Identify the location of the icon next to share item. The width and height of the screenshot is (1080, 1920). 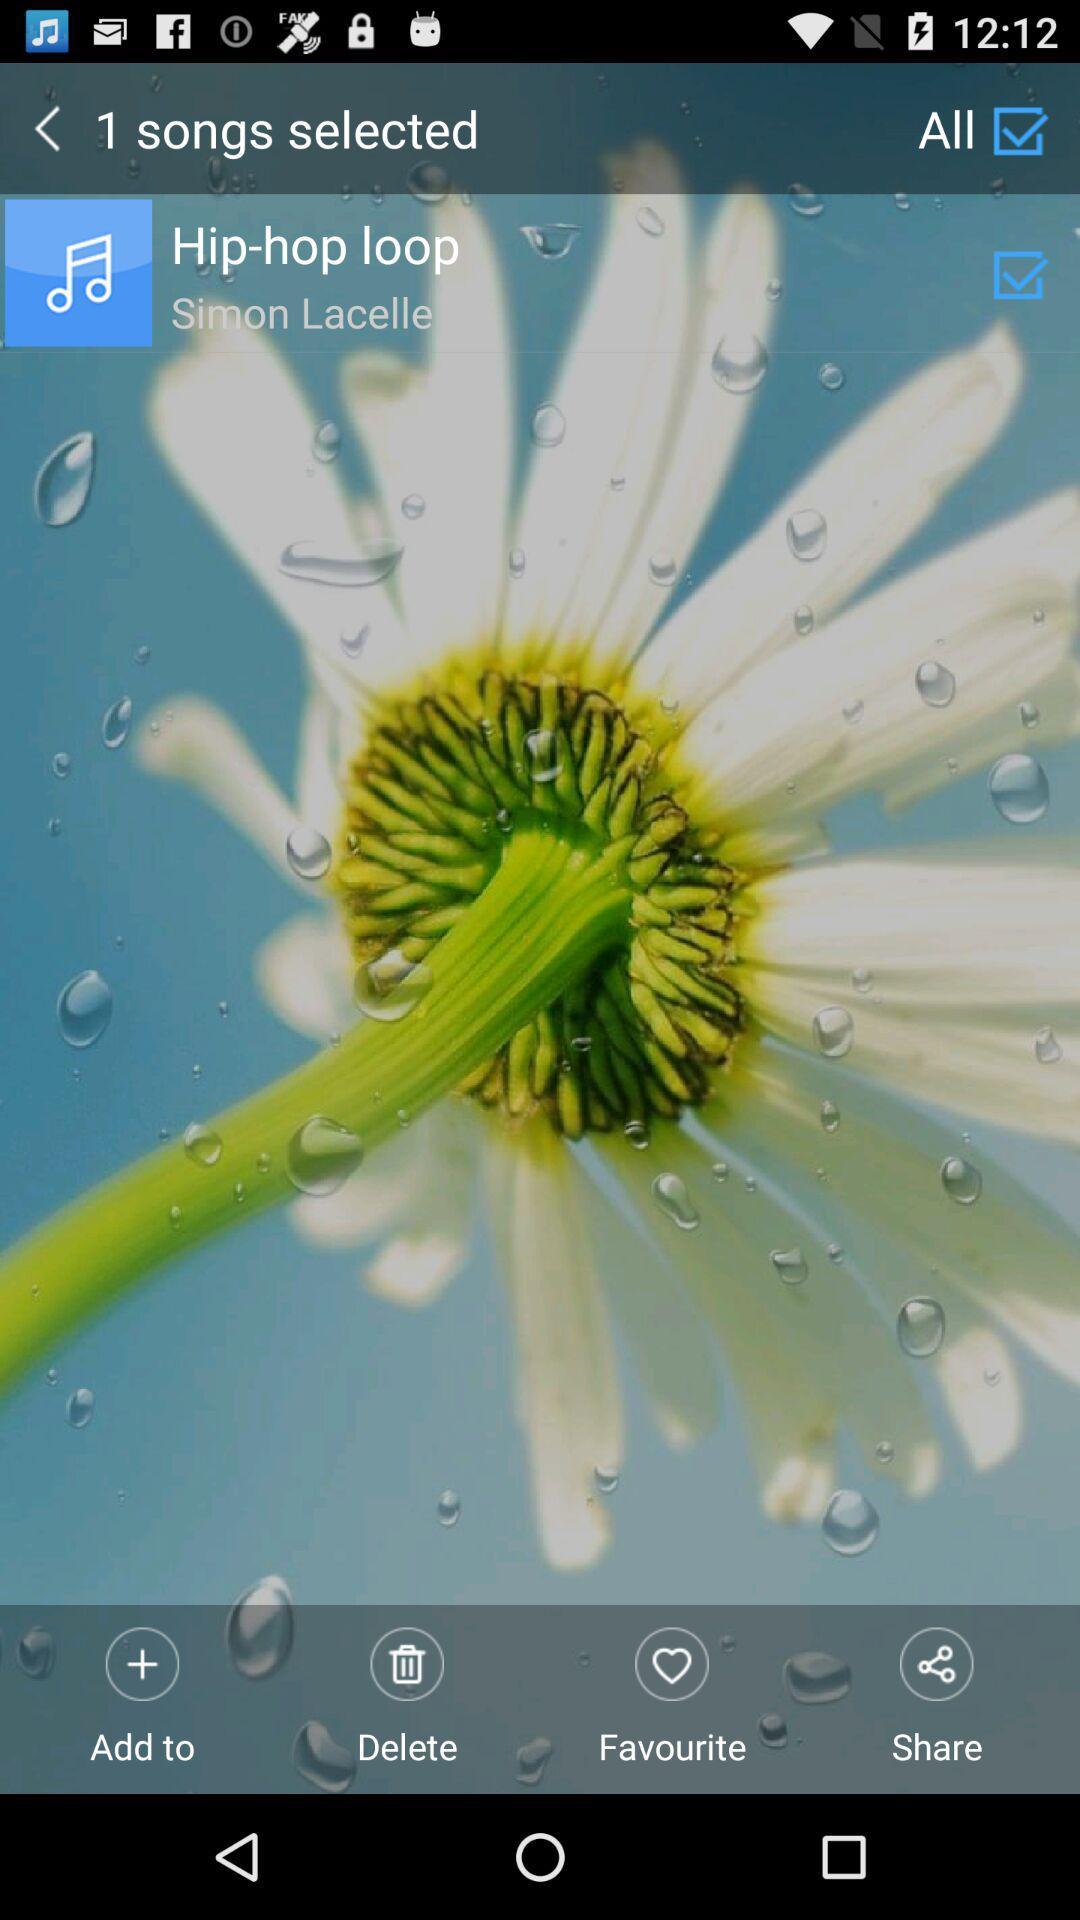
(672, 1698).